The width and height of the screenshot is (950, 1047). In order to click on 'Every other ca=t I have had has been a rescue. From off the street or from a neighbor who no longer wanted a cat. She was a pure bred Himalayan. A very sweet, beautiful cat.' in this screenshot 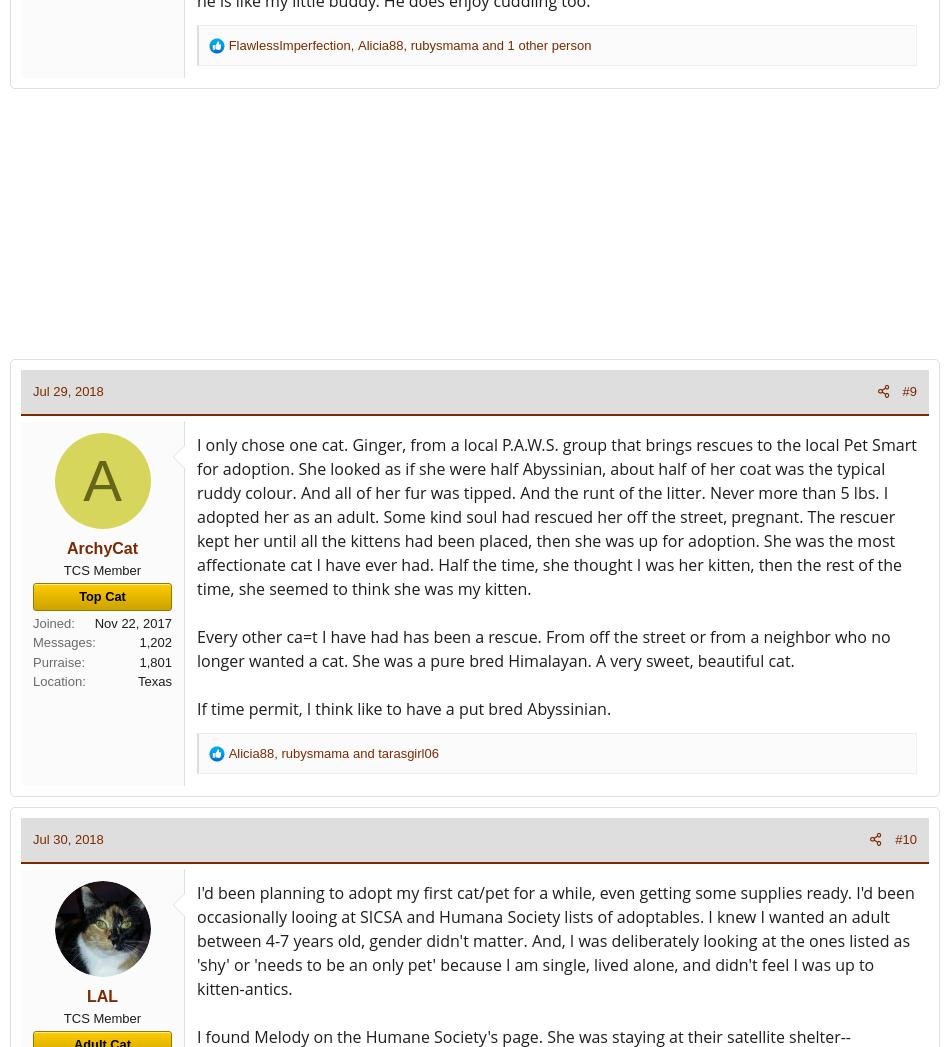, I will do `click(543, 647)`.